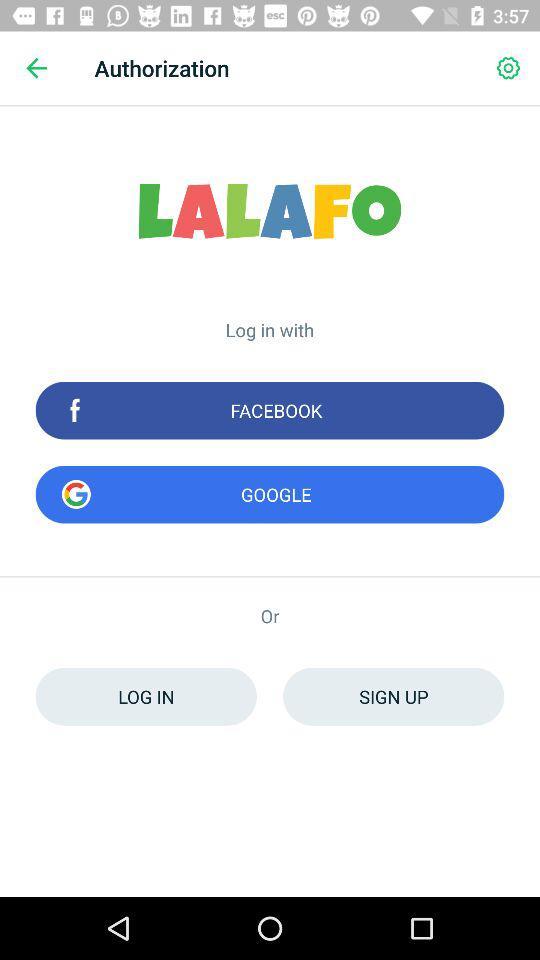 The image size is (540, 960). What do you see at coordinates (393, 696) in the screenshot?
I see `the icon to the right of log in` at bounding box center [393, 696].